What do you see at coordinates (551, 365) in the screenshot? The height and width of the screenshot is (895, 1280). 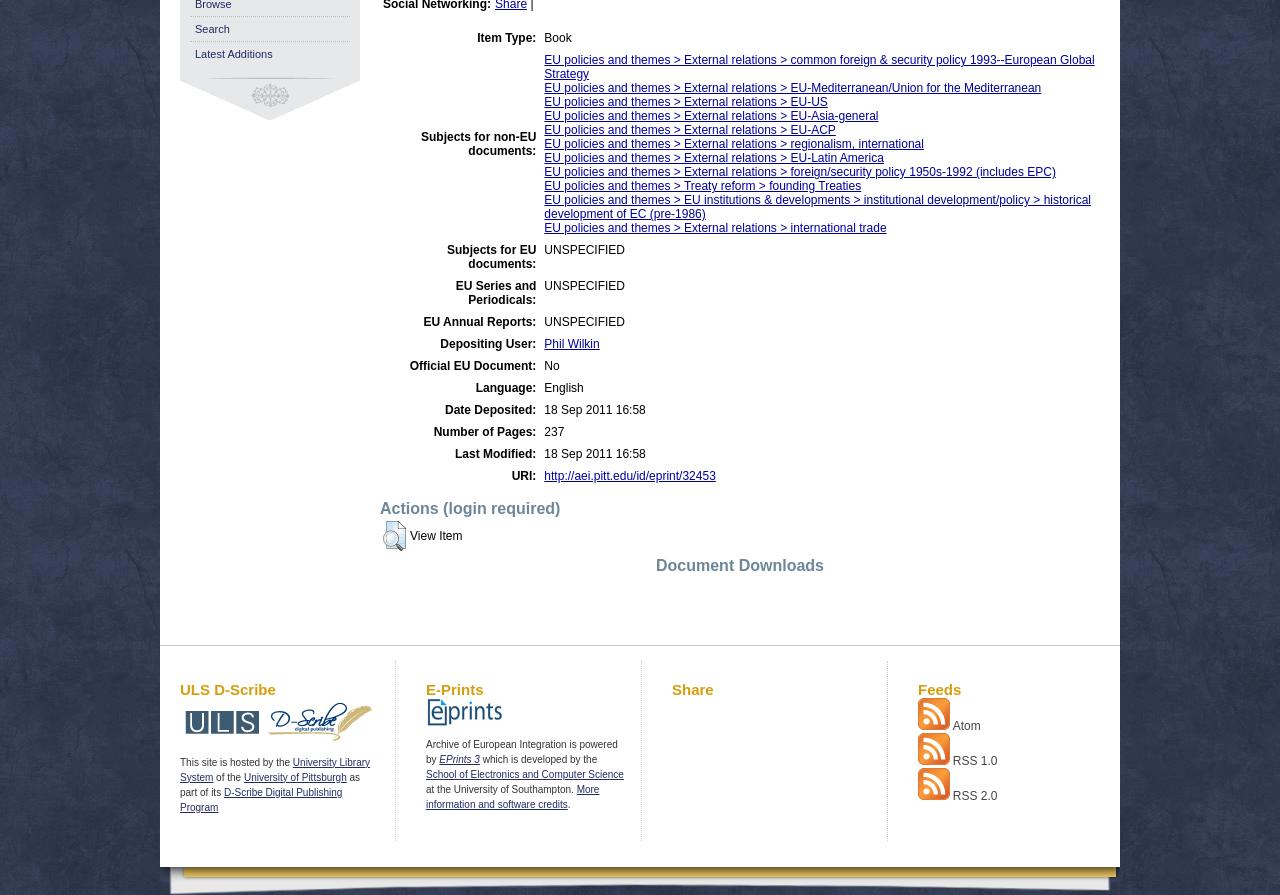 I see `'No'` at bounding box center [551, 365].